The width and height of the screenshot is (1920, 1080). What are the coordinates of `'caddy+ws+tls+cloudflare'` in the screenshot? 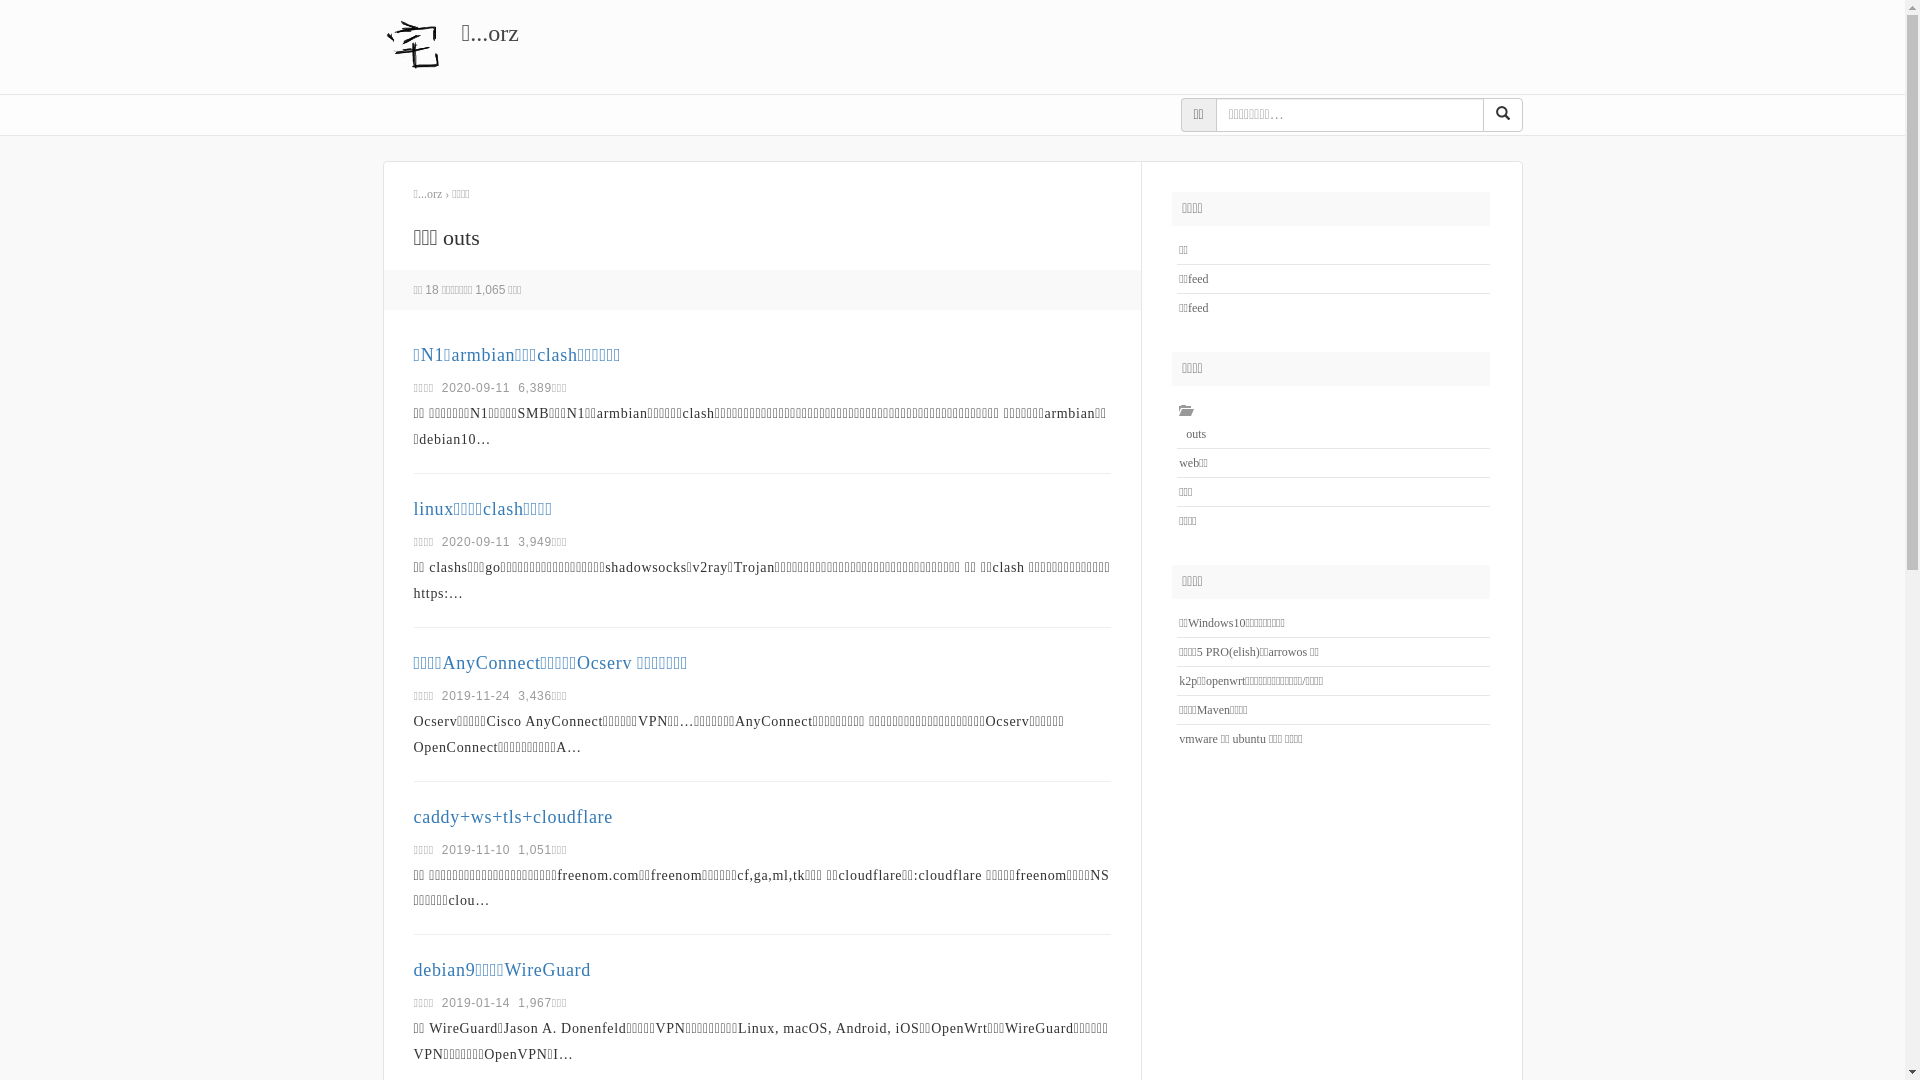 It's located at (513, 817).